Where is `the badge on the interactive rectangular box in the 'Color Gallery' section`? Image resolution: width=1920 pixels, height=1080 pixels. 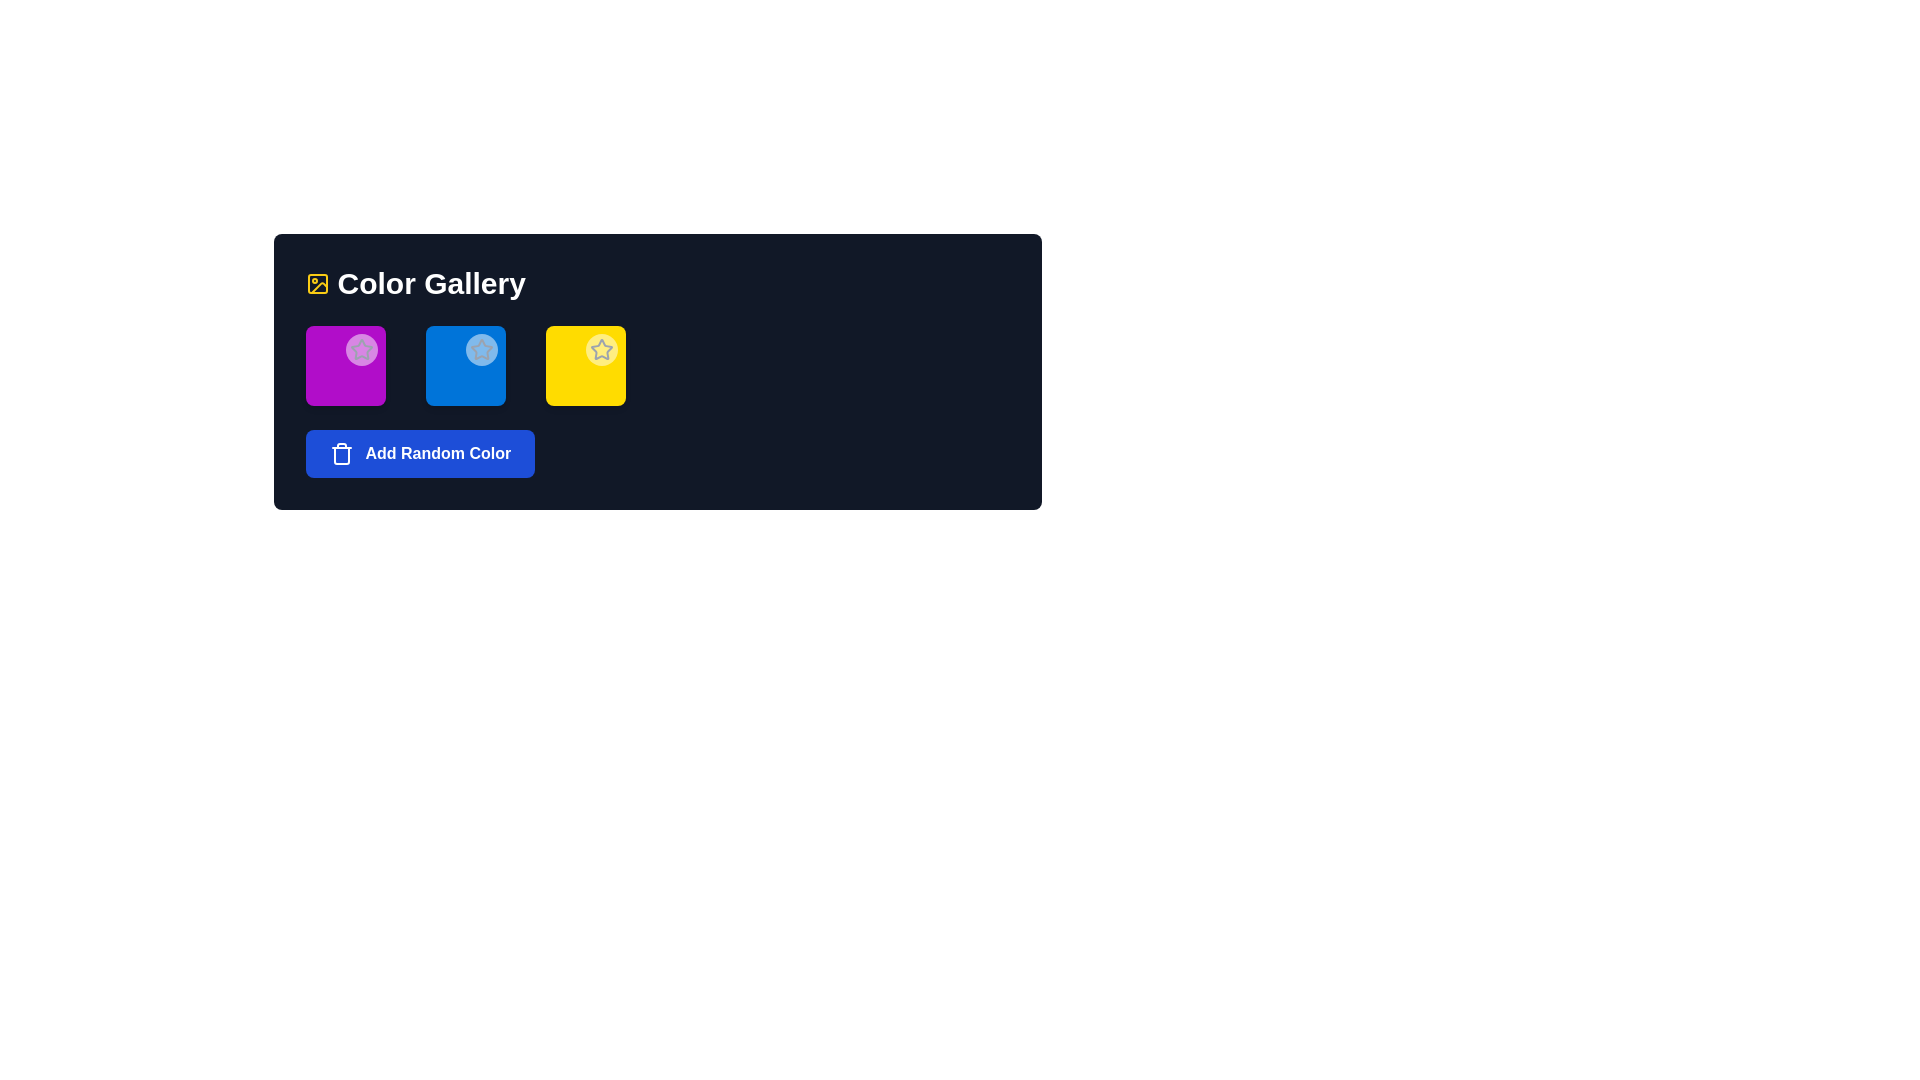 the badge on the interactive rectangular box in the 'Color Gallery' section is located at coordinates (584, 366).